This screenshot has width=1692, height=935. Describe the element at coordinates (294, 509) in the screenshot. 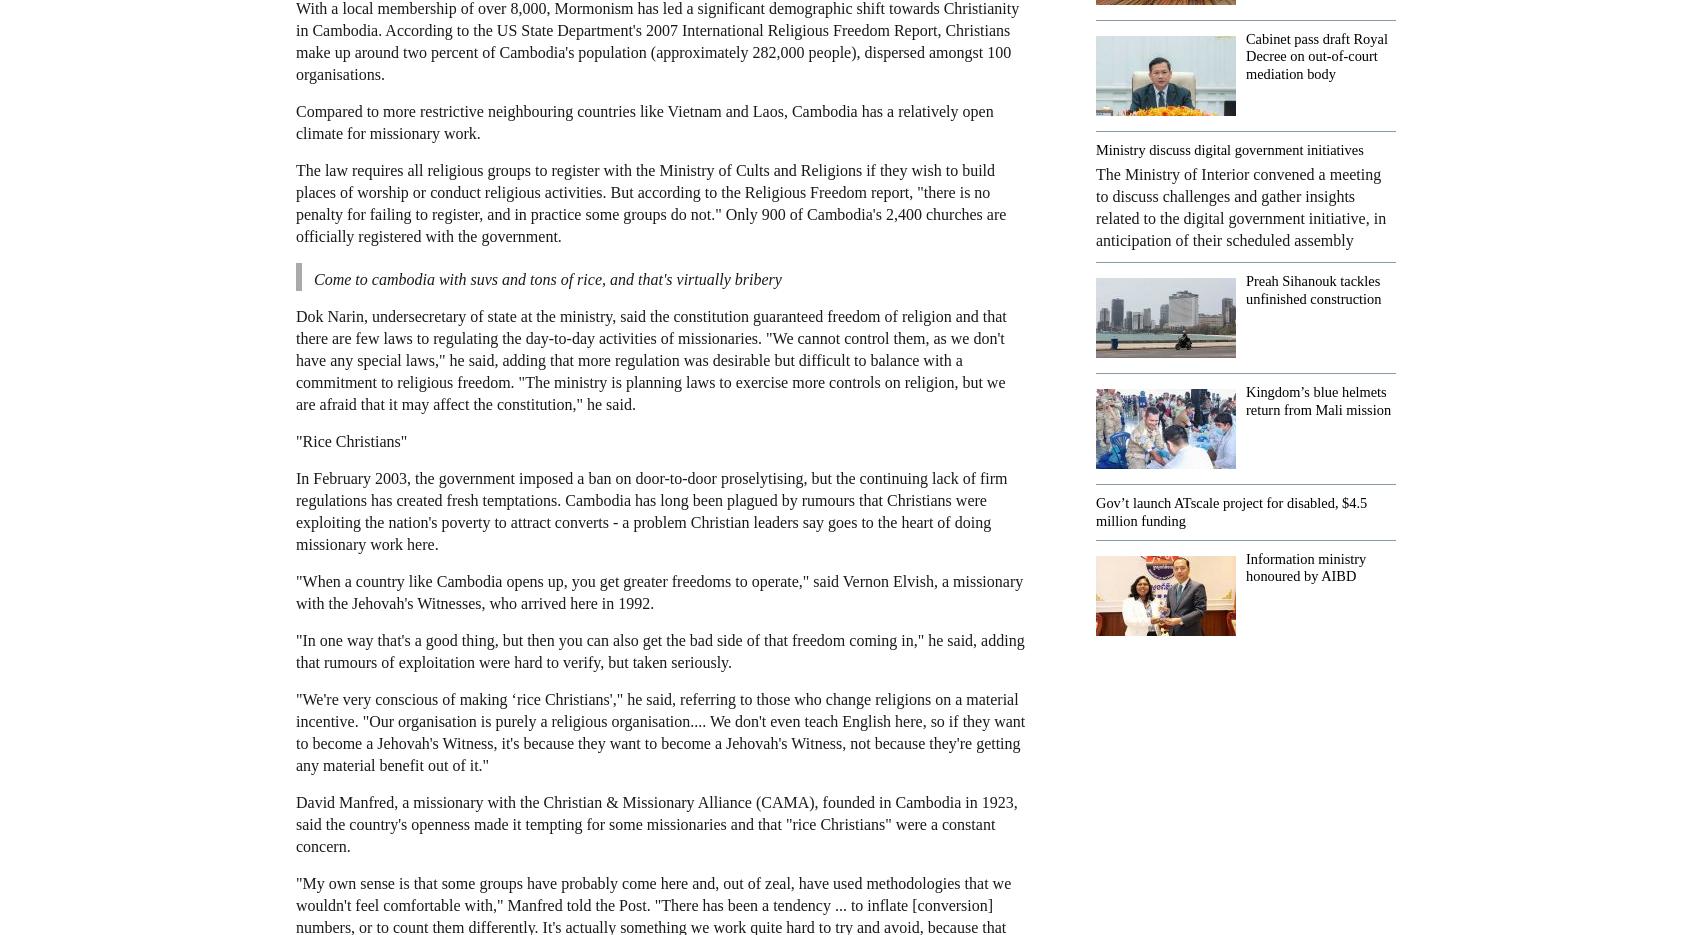

I see `'In February 2003, the government imposed a ban on door-to-door proselytising, but the continuing lack of firm regulations has created fresh temptations. Cambodia has long been plagued by rumours that Christians were exploiting the nation's poverty to attract converts - a problem Christian leaders say goes to the heart of doing missionary work here.'` at that location.